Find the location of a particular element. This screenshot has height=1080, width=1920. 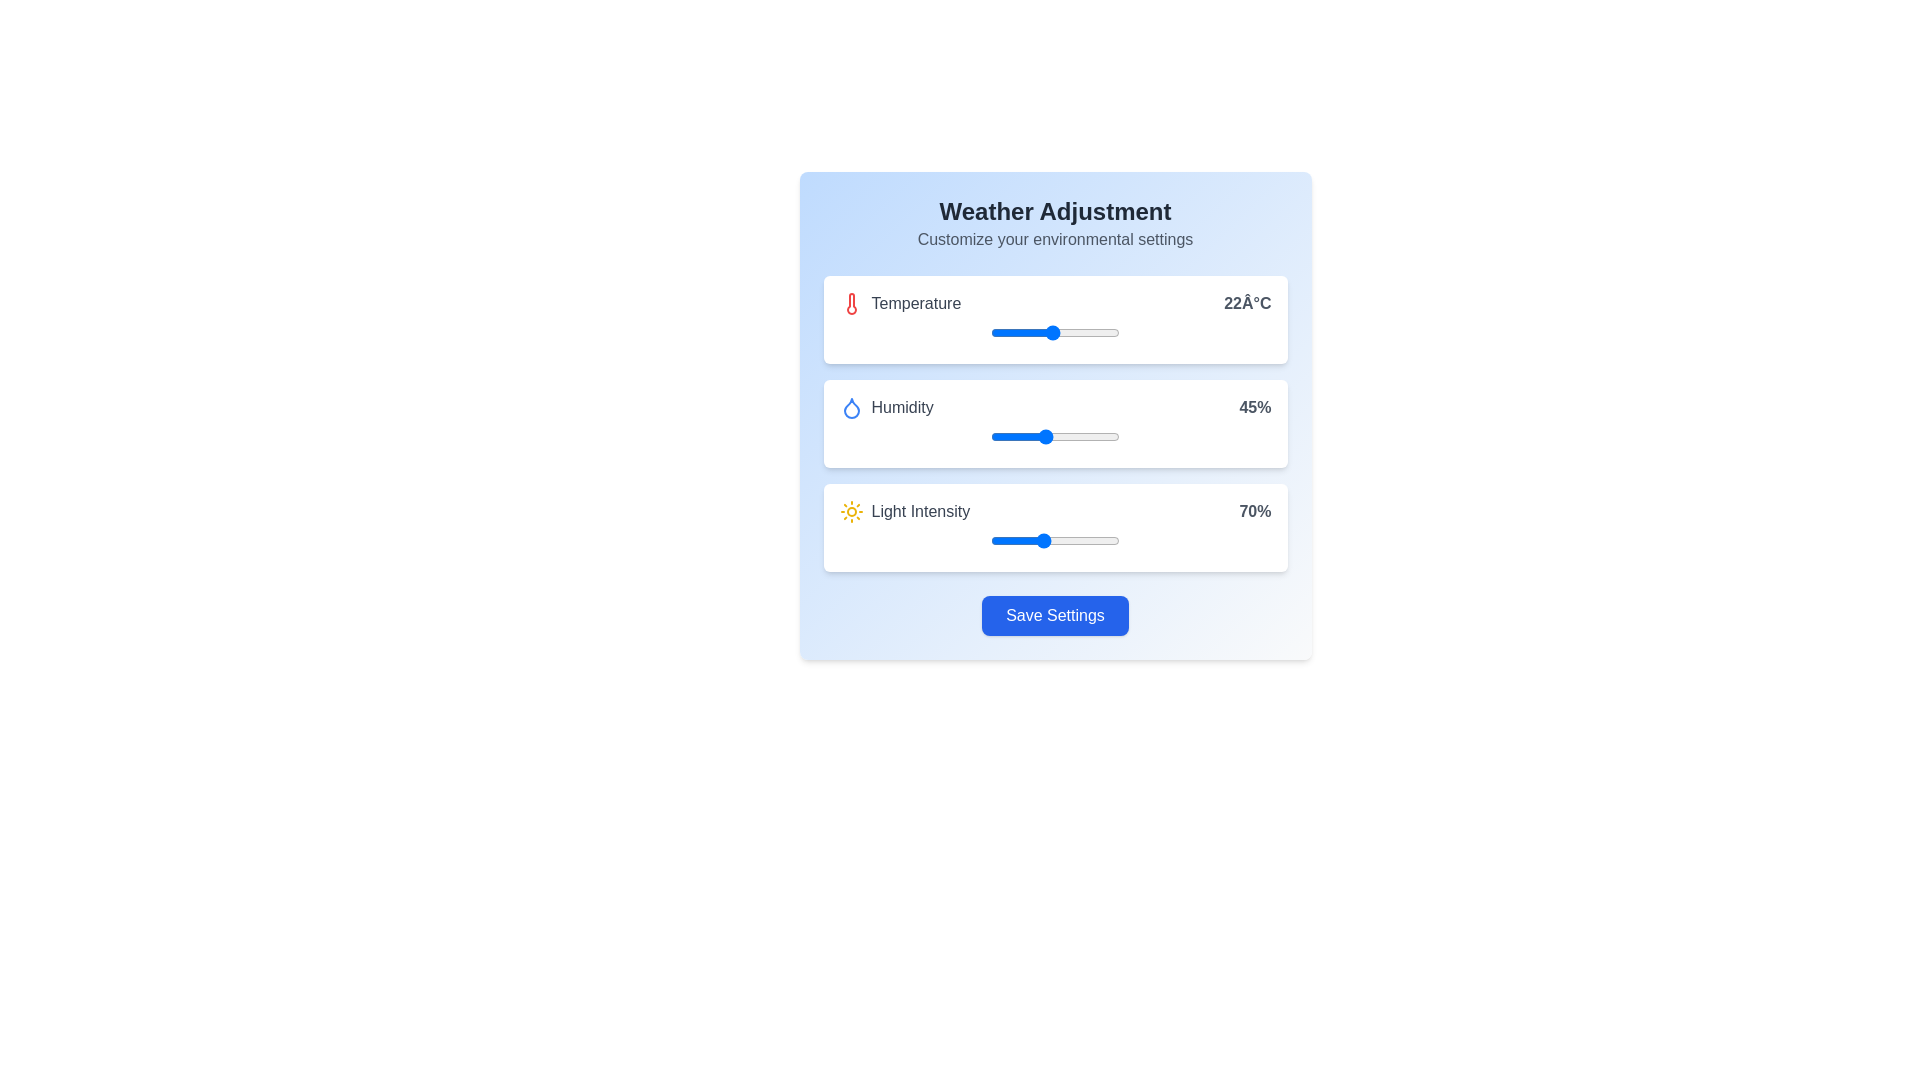

the temperature-related control icon located in the 'Temperature' section, which is the first icon to the left of the 'Temperature' label text is located at coordinates (851, 304).